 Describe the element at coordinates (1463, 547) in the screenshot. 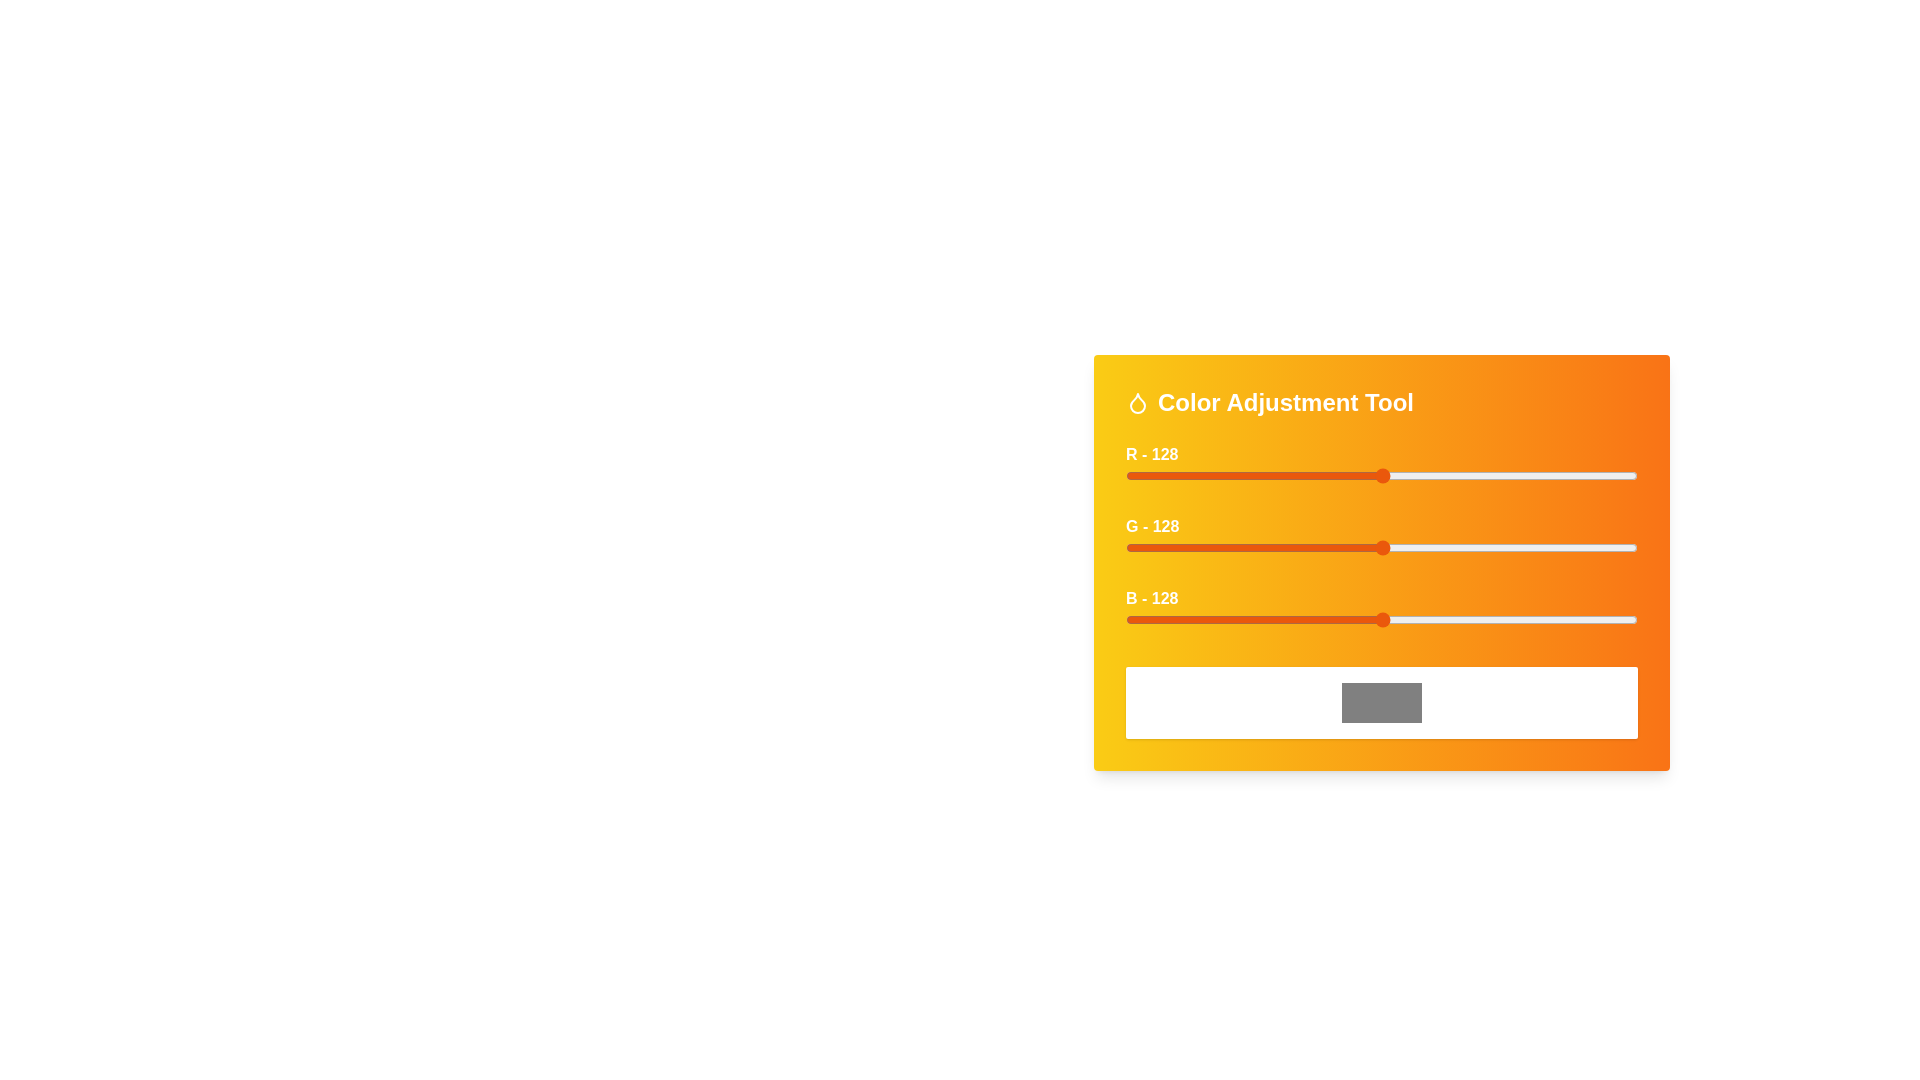

I see `the green slider to set the green intensity to 168` at that location.